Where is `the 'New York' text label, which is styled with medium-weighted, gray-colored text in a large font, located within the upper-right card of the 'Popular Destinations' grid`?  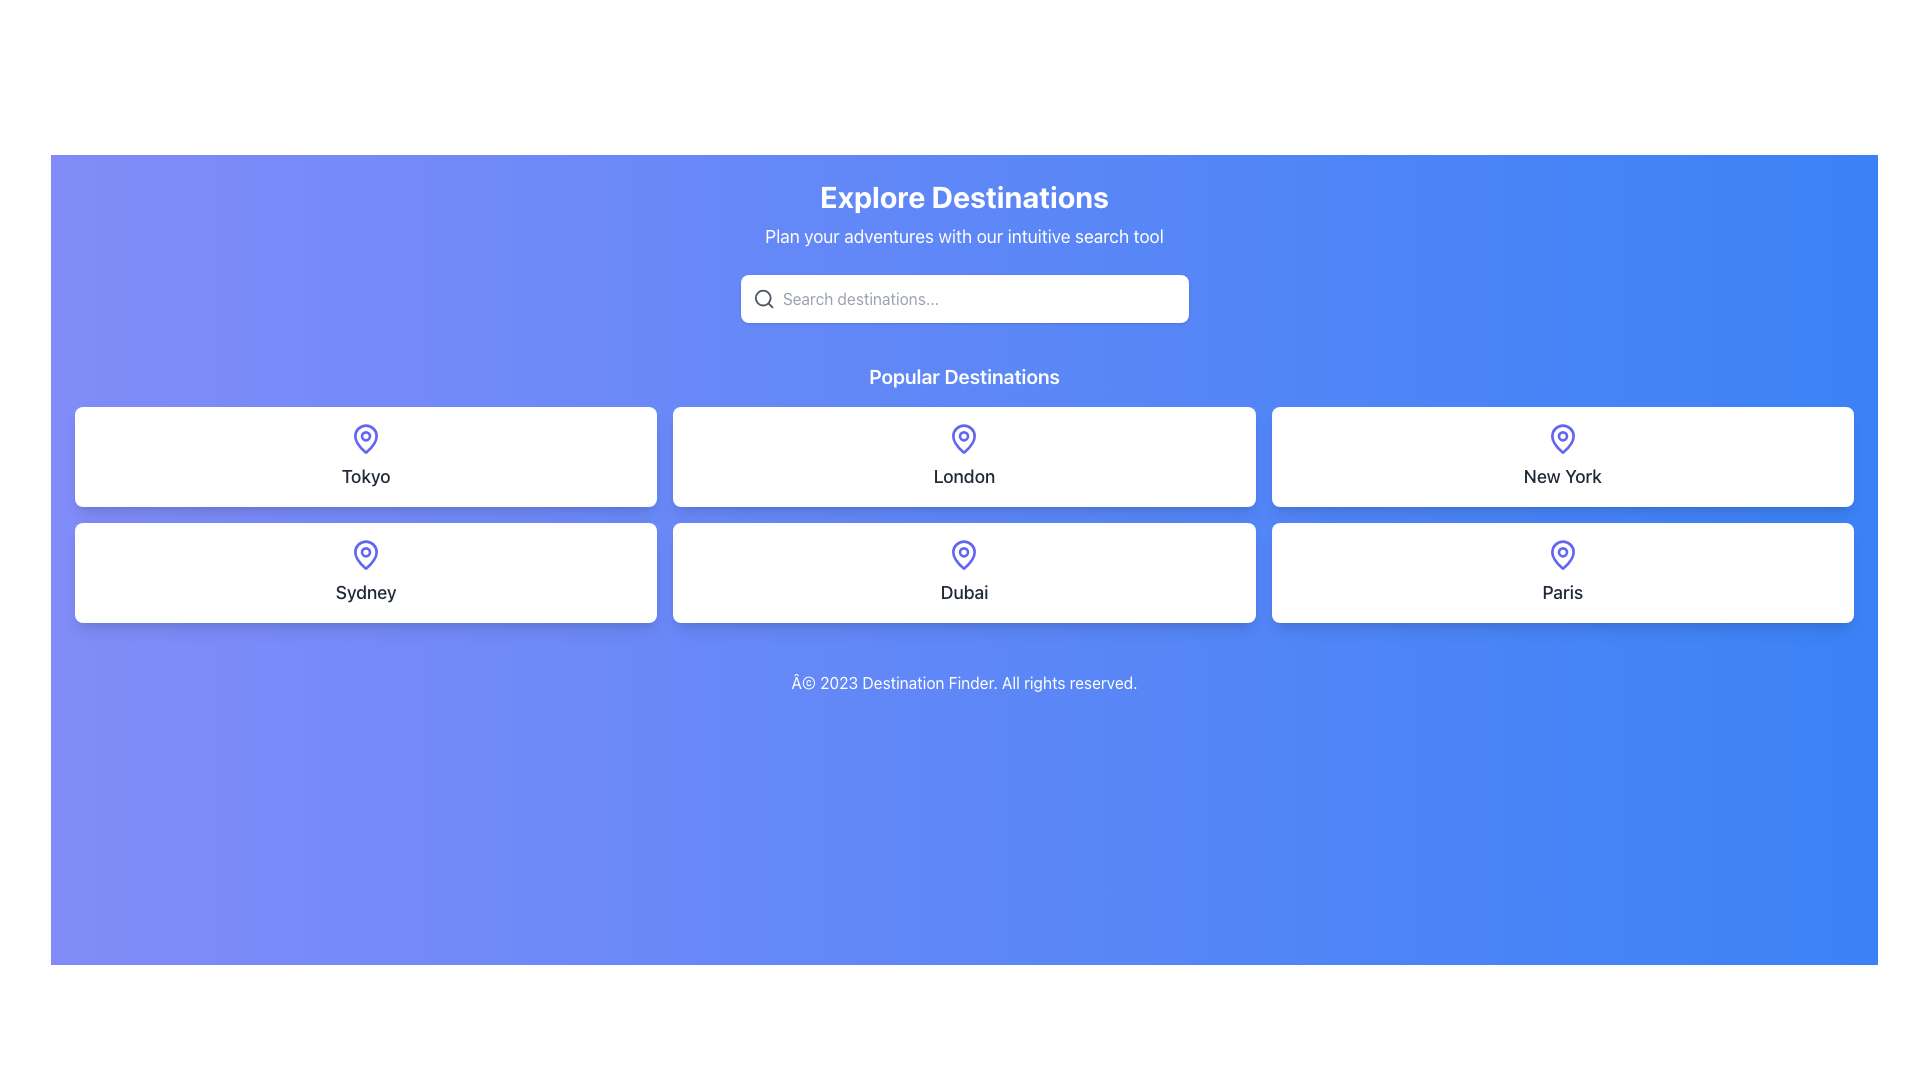
the 'New York' text label, which is styled with medium-weighted, gray-colored text in a large font, located within the upper-right card of the 'Popular Destinations' grid is located at coordinates (1561, 477).